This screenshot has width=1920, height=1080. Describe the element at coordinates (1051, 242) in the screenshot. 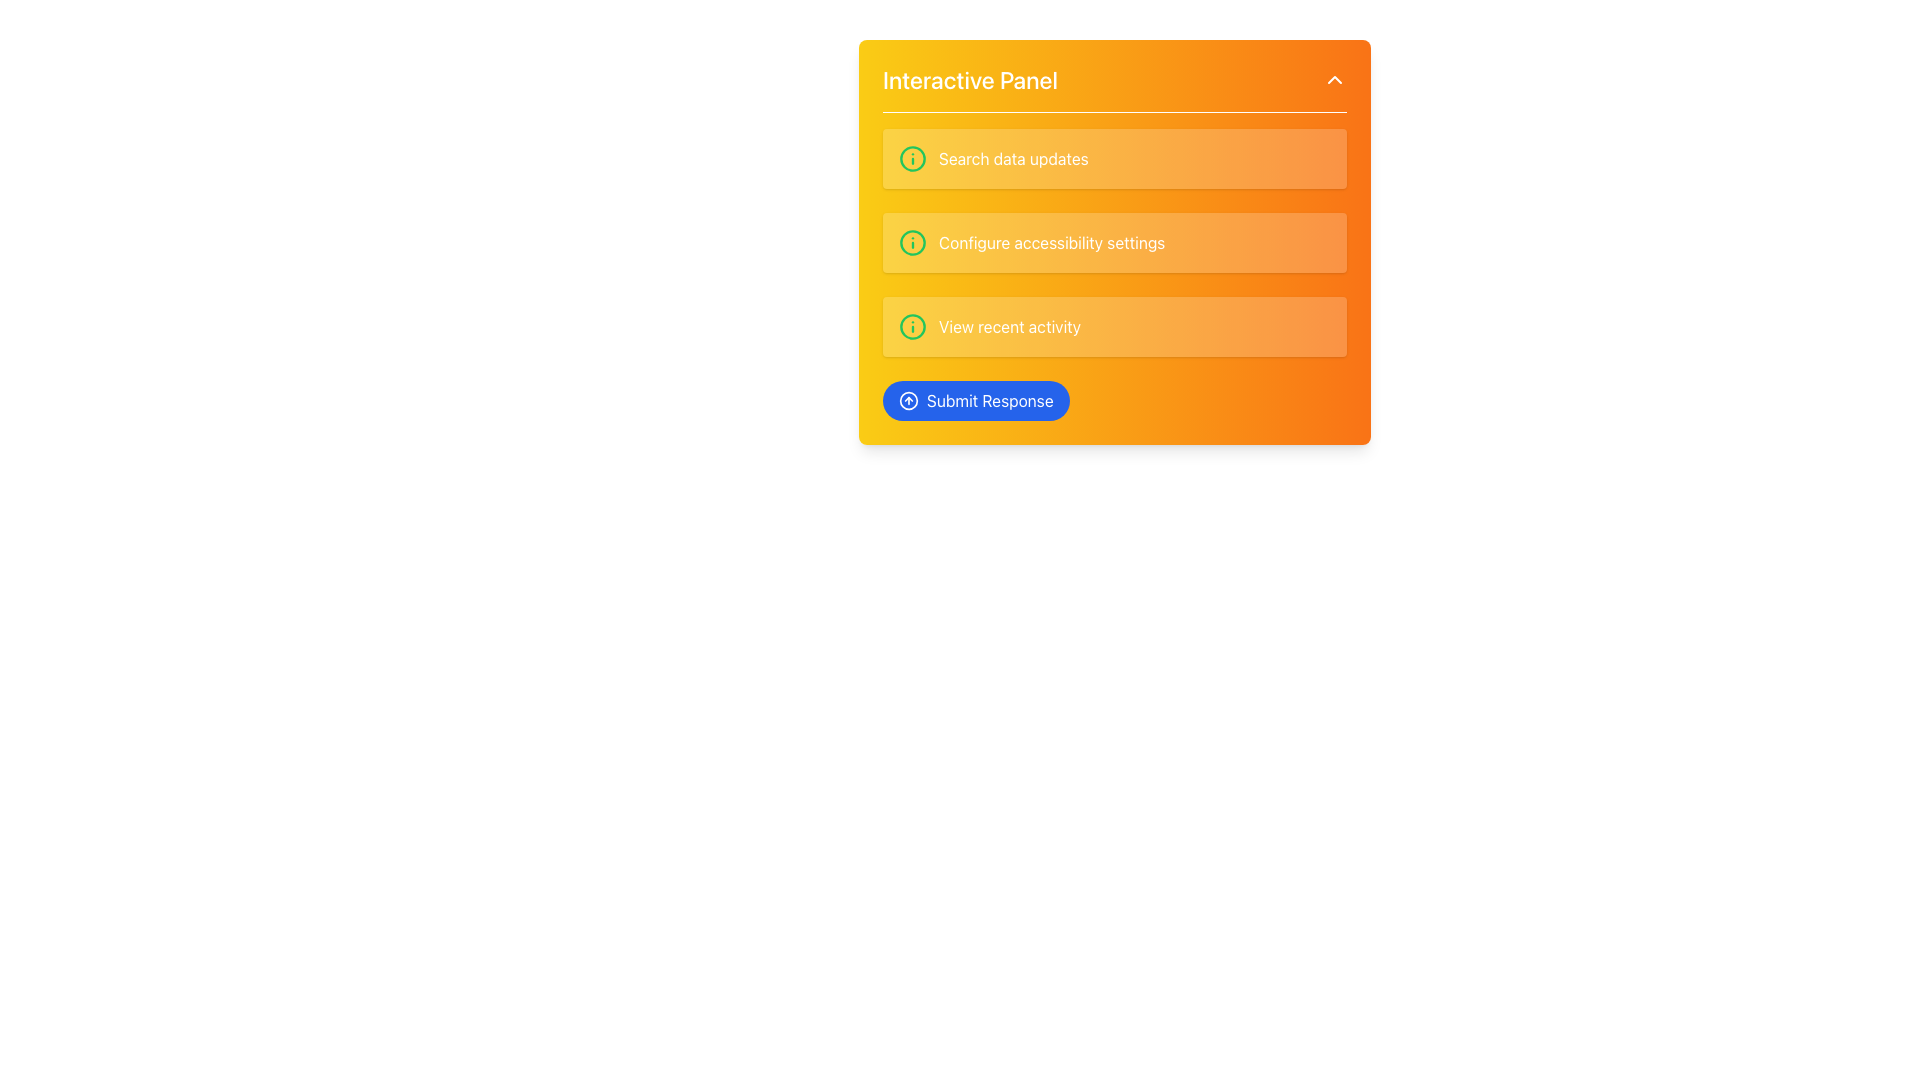

I see `the accessibility settings text label located in the middle of the vertical stack in the 'Interactive Panel' section` at that location.